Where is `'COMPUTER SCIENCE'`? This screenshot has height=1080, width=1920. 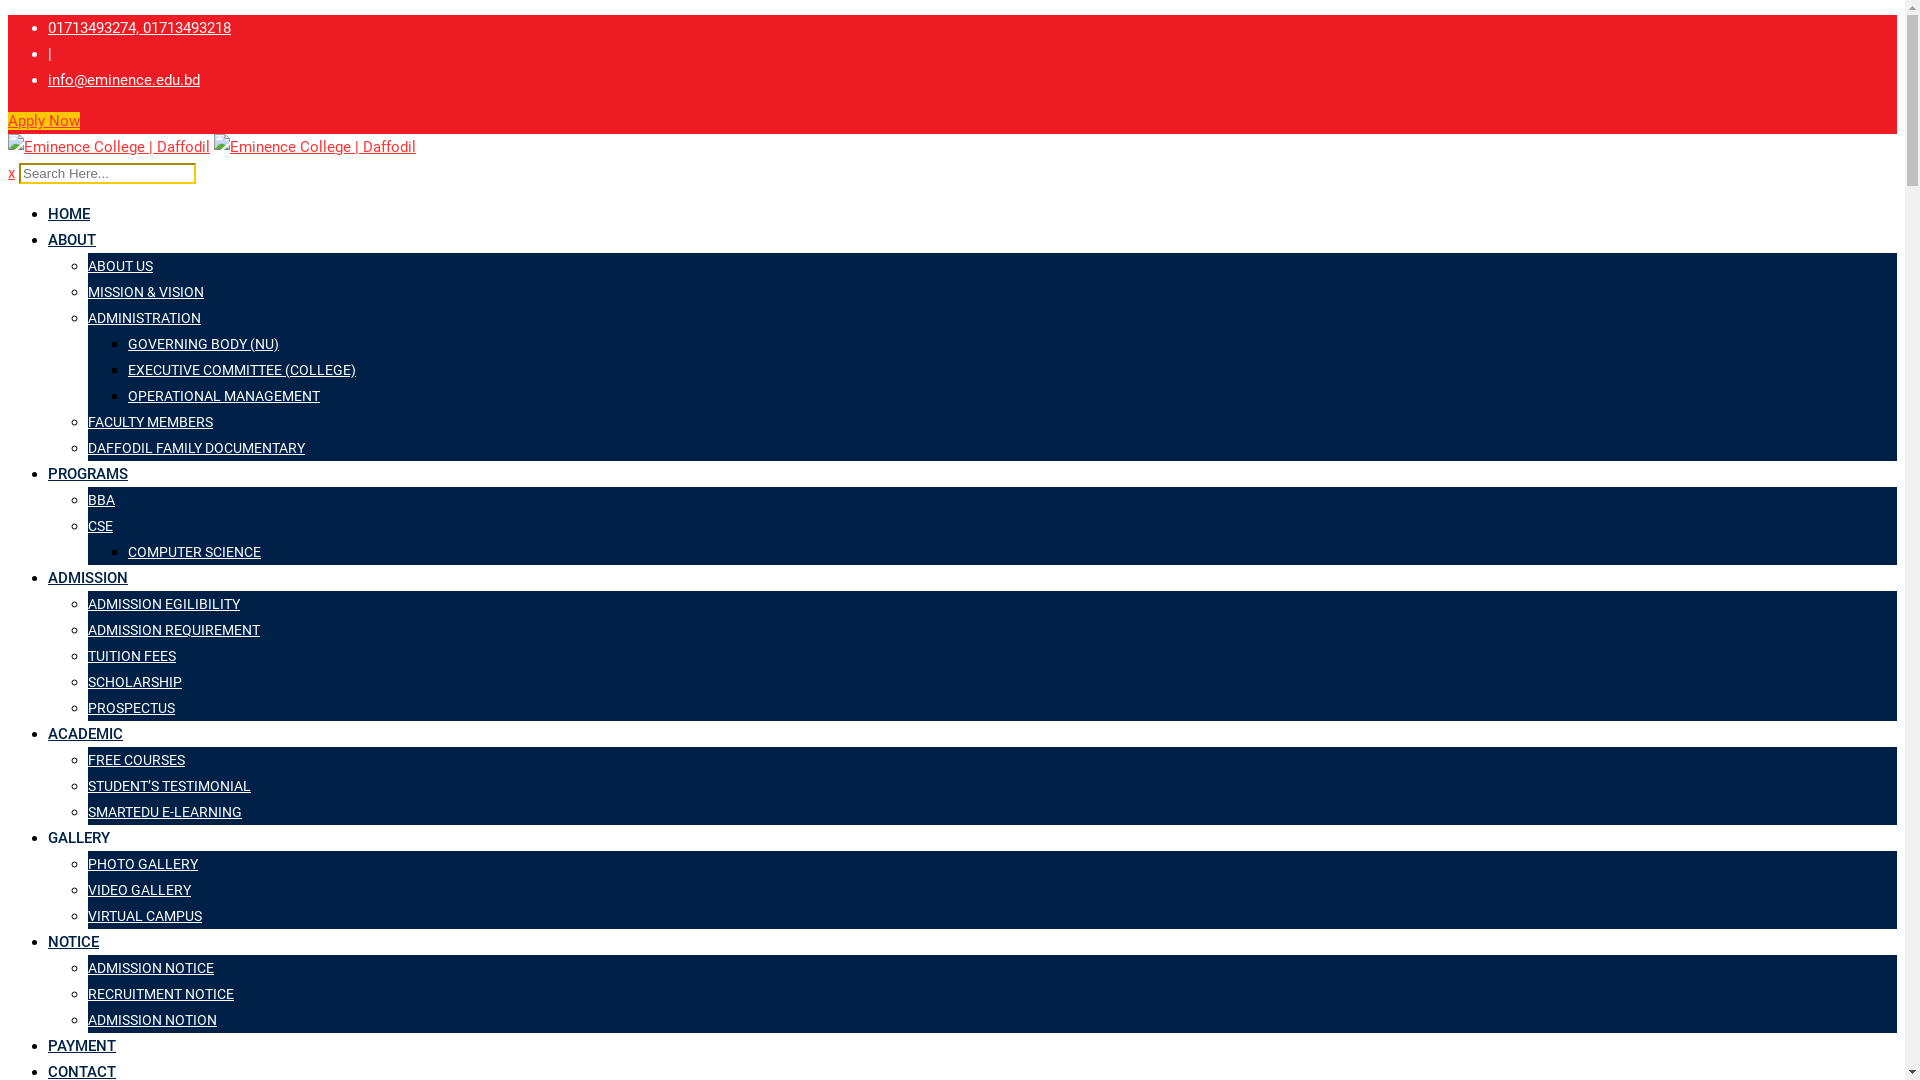
'COMPUTER SCIENCE' is located at coordinates (194, 551).